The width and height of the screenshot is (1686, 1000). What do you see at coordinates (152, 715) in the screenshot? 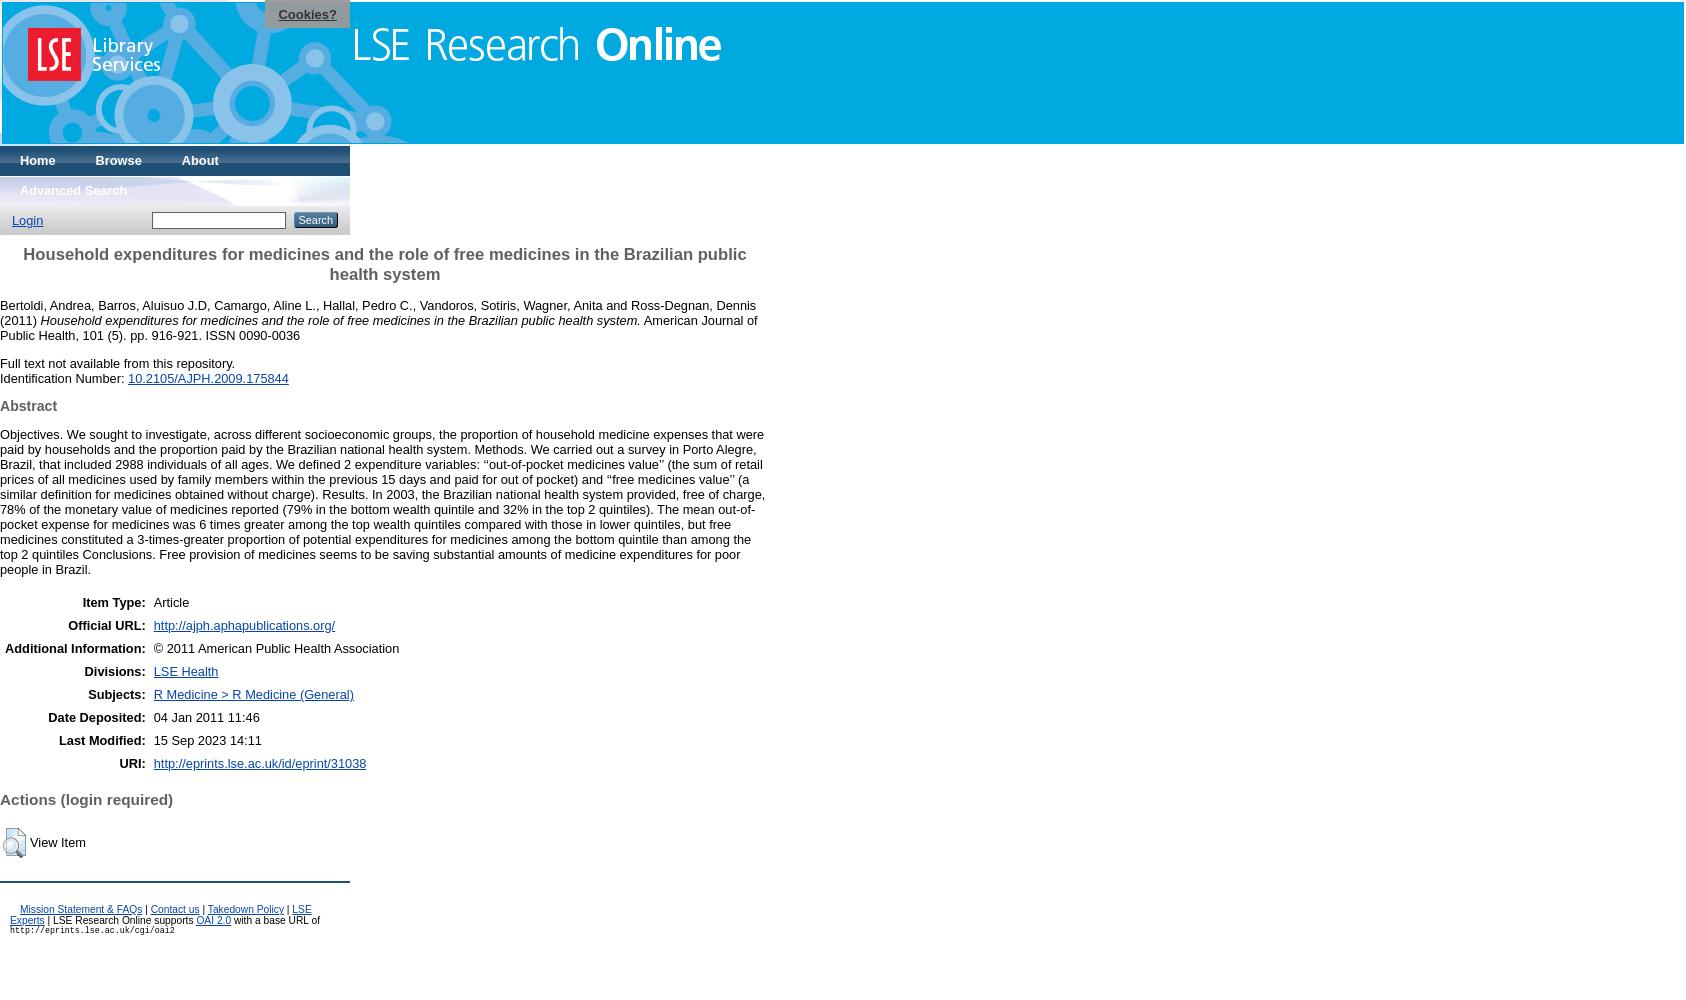
I see `'04 Jan 2011 11:46'` at bounding box center [152, 715].